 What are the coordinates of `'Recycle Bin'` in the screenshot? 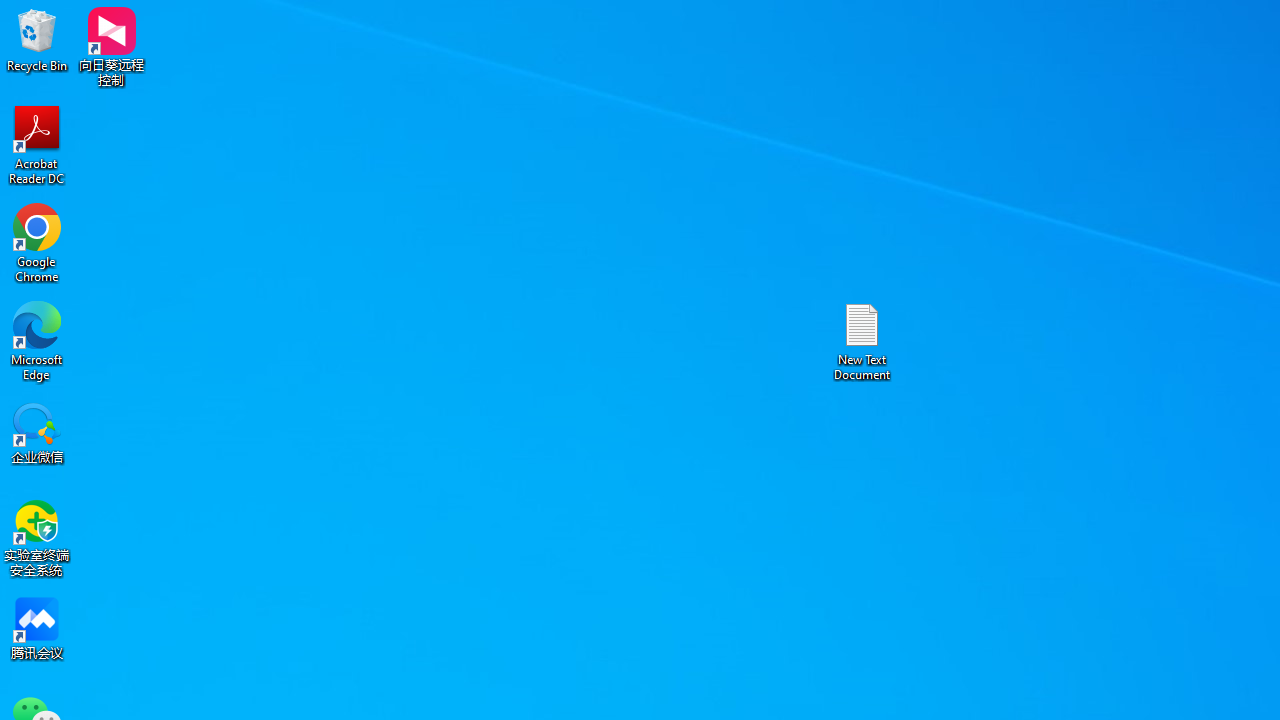 It's located at (37, 39).